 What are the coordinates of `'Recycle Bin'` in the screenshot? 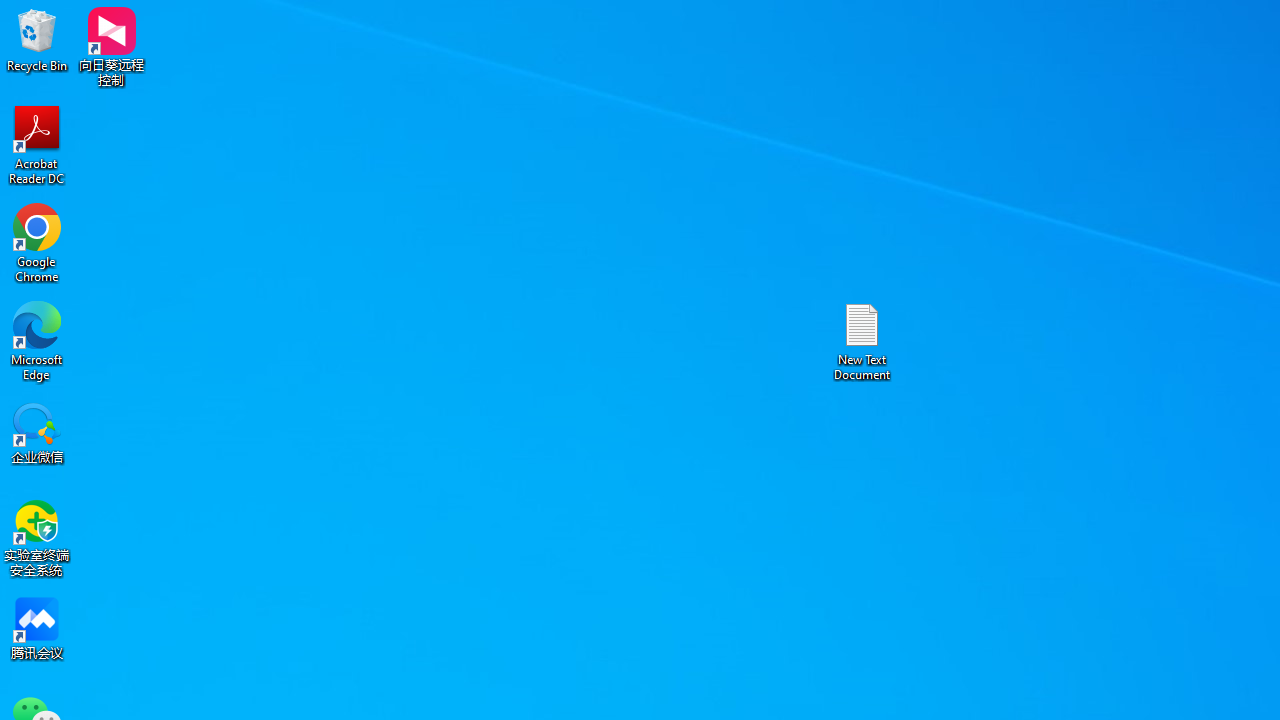 It's located at (37, 39).